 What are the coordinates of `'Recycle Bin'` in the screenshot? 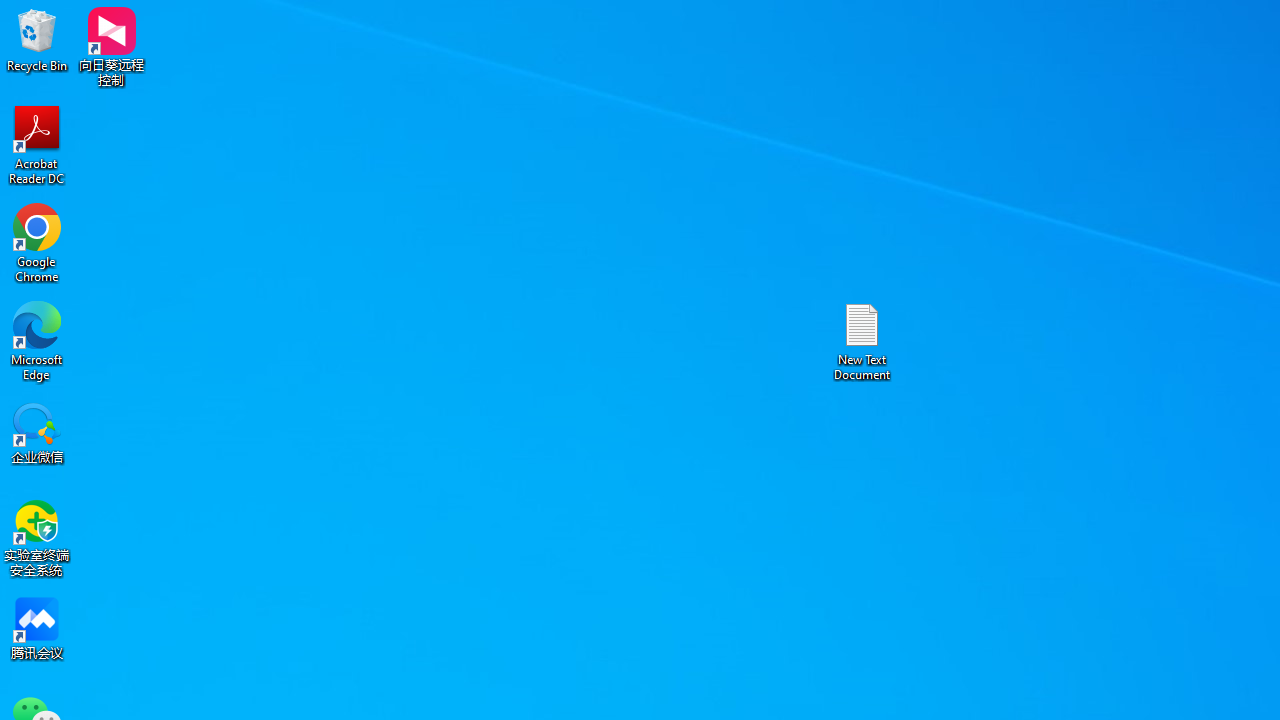 It's located at (37, 39).